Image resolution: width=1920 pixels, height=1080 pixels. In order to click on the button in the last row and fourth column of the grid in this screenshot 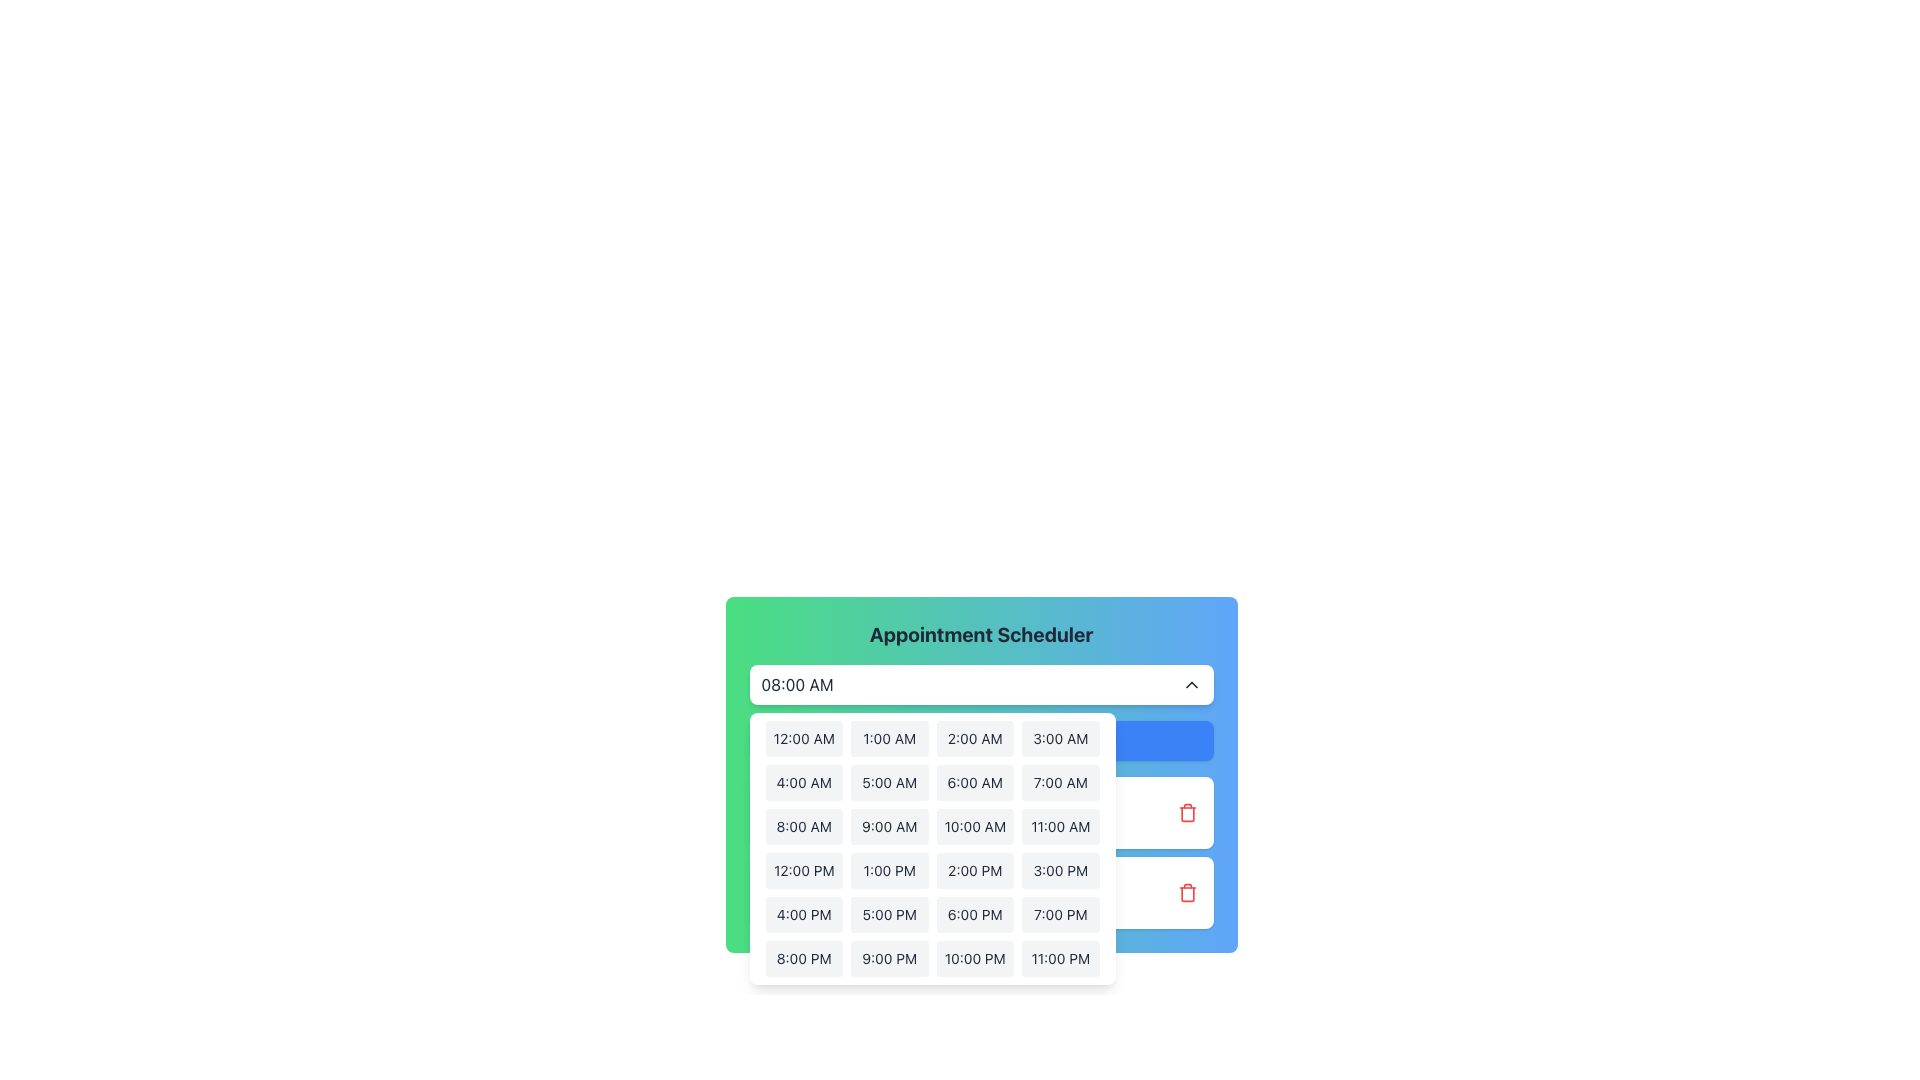, I will do `click(1059, 870)`.